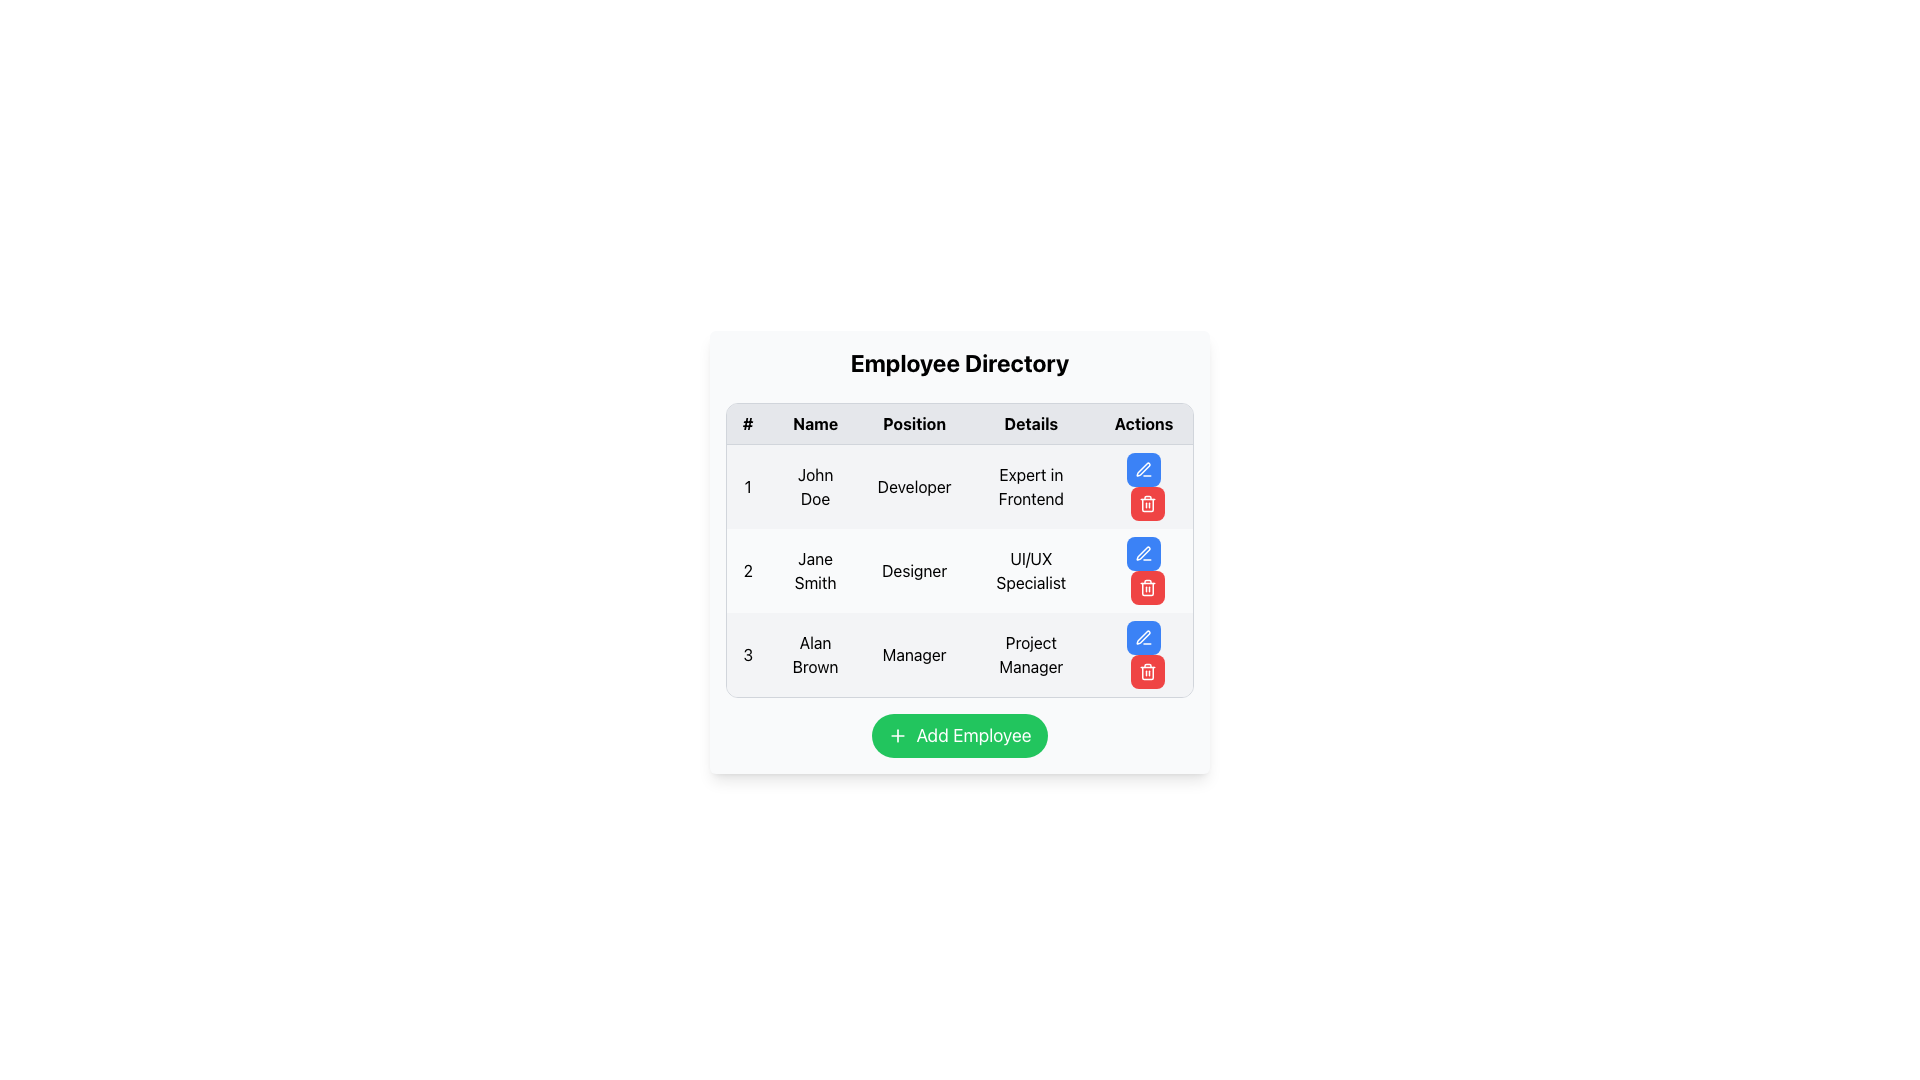 The height and width of the screenshot is (1080, 1920). Describe the element at coordinates (1148, 671) in the screenshot. I see `the 'Delete' button for the third employee entry in the Actions column` at that location.